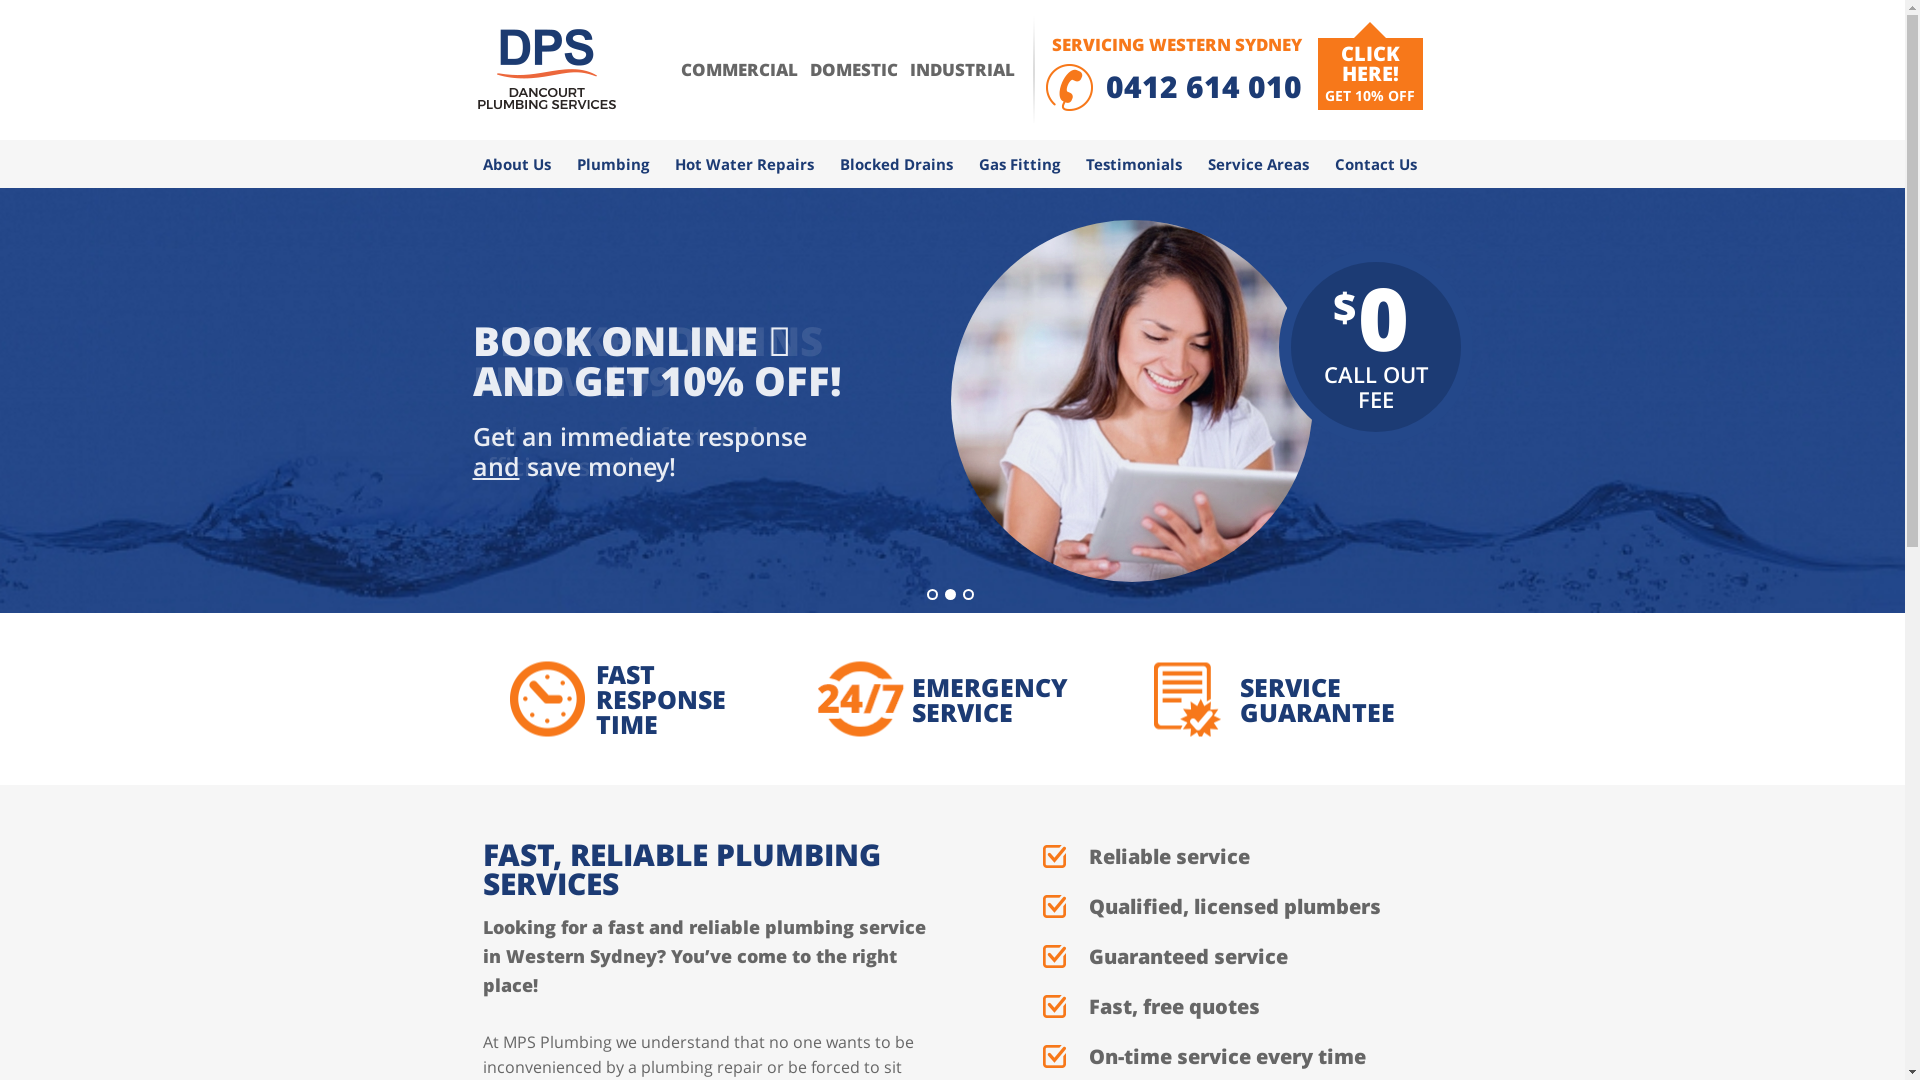  What do you see at coordinates (1321, 163) in the screenshot?
I see `'Contact Us'` at bounding box center [1321, 163].